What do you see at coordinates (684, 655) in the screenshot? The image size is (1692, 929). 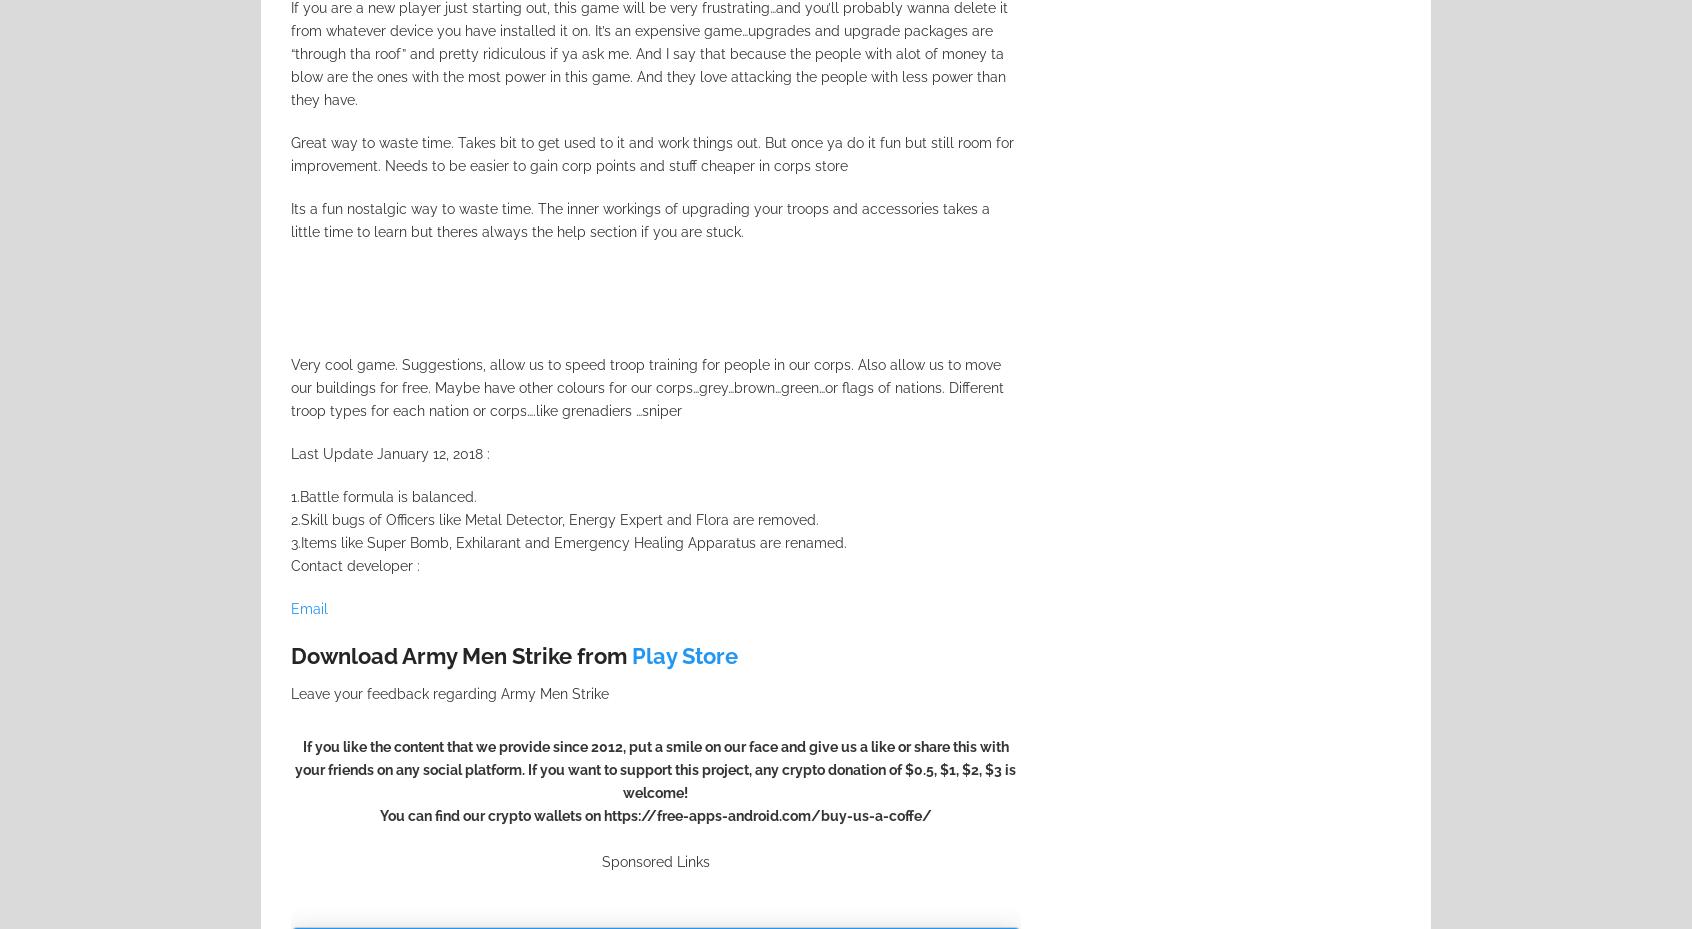 I see `'Play Store'` at bounding box center [684, 655].